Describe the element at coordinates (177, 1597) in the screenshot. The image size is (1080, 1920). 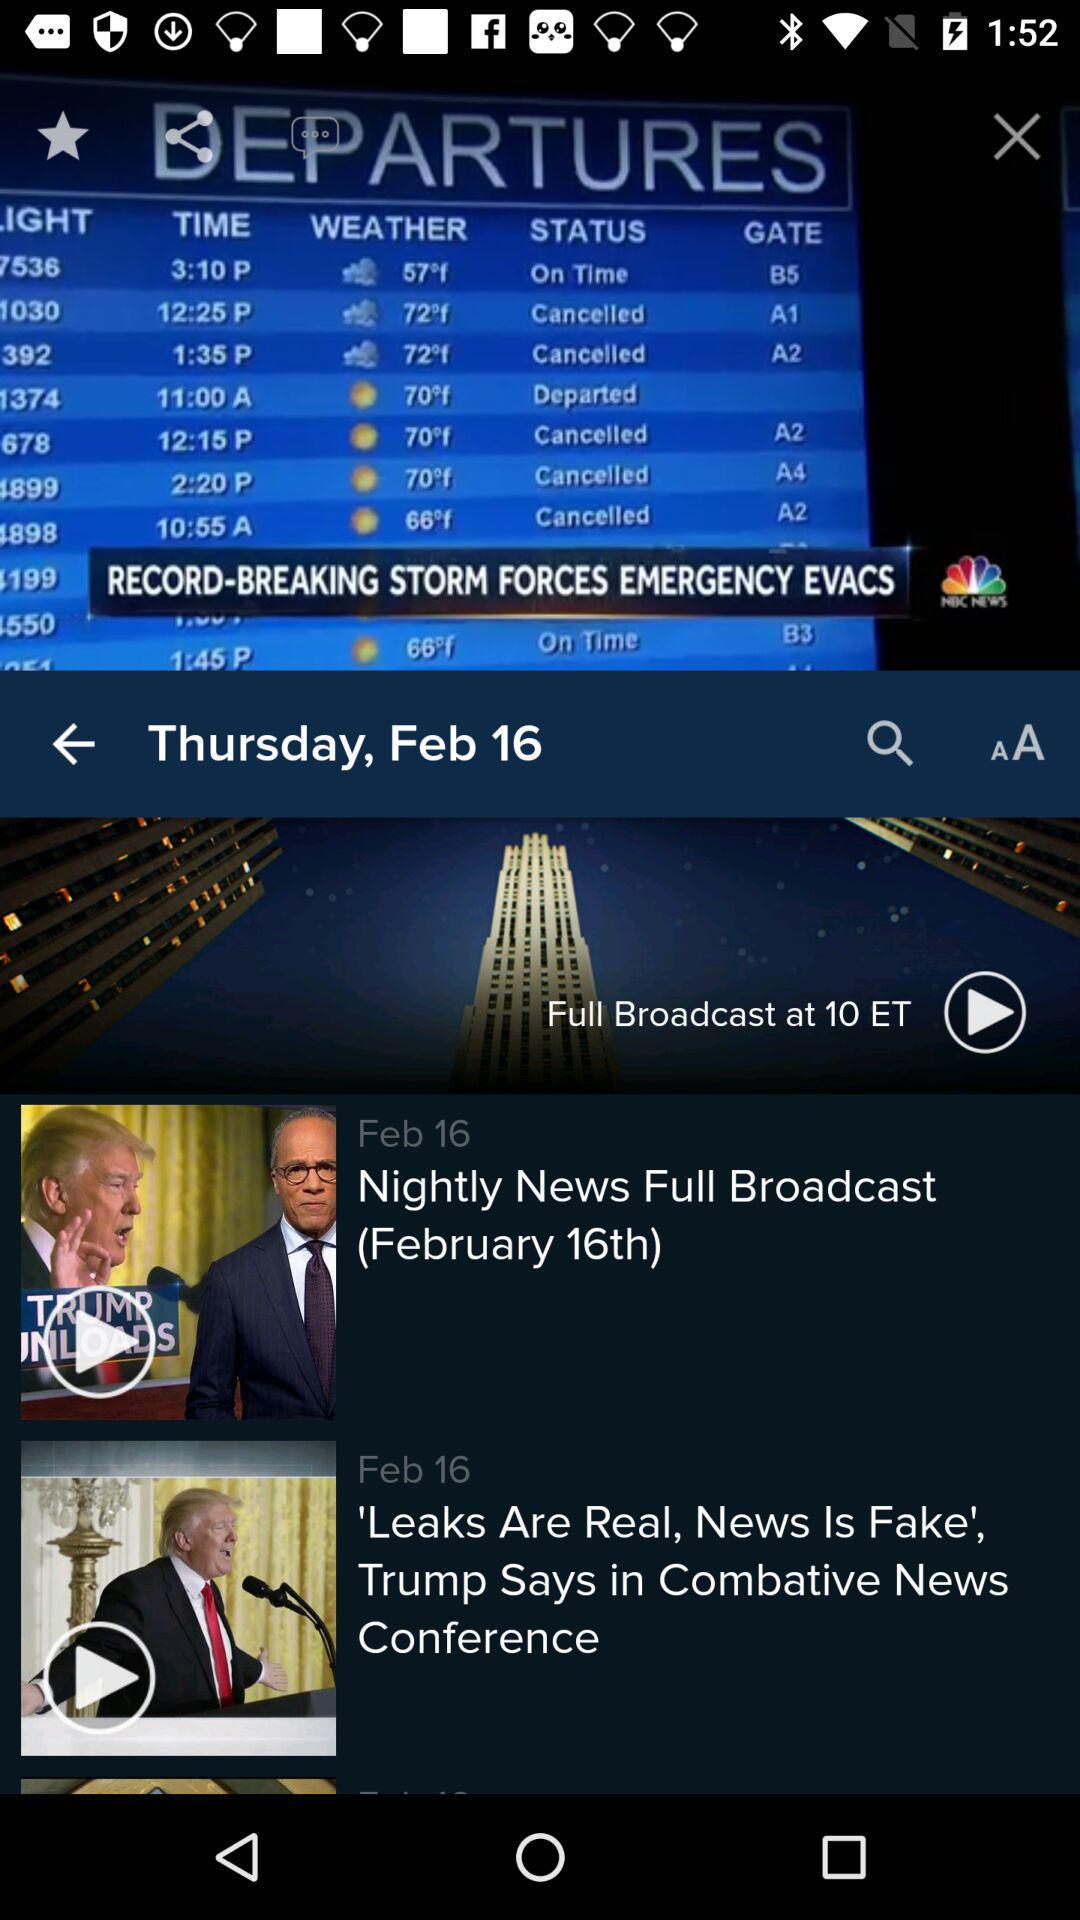
I see `the last image at the bottom of the page` at that location.